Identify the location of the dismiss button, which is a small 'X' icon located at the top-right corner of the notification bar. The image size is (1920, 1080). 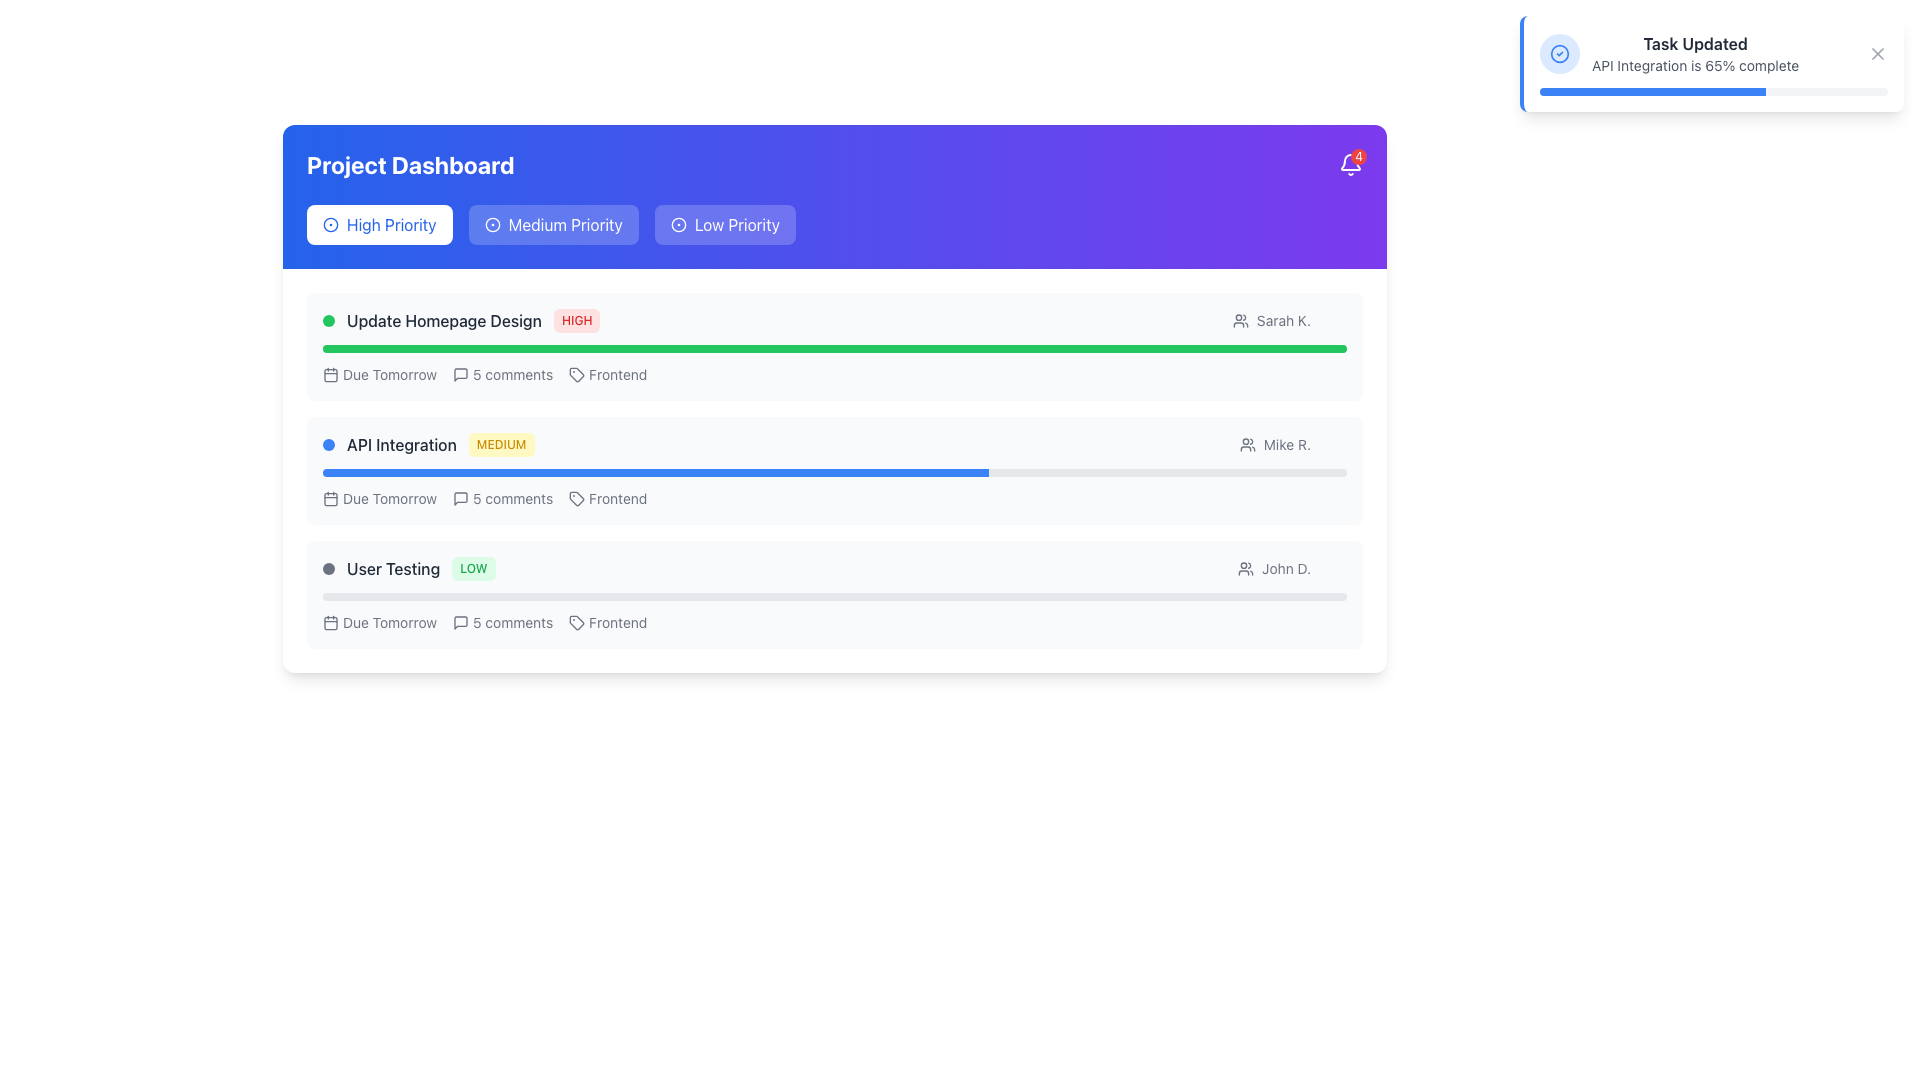
(1876, 53).